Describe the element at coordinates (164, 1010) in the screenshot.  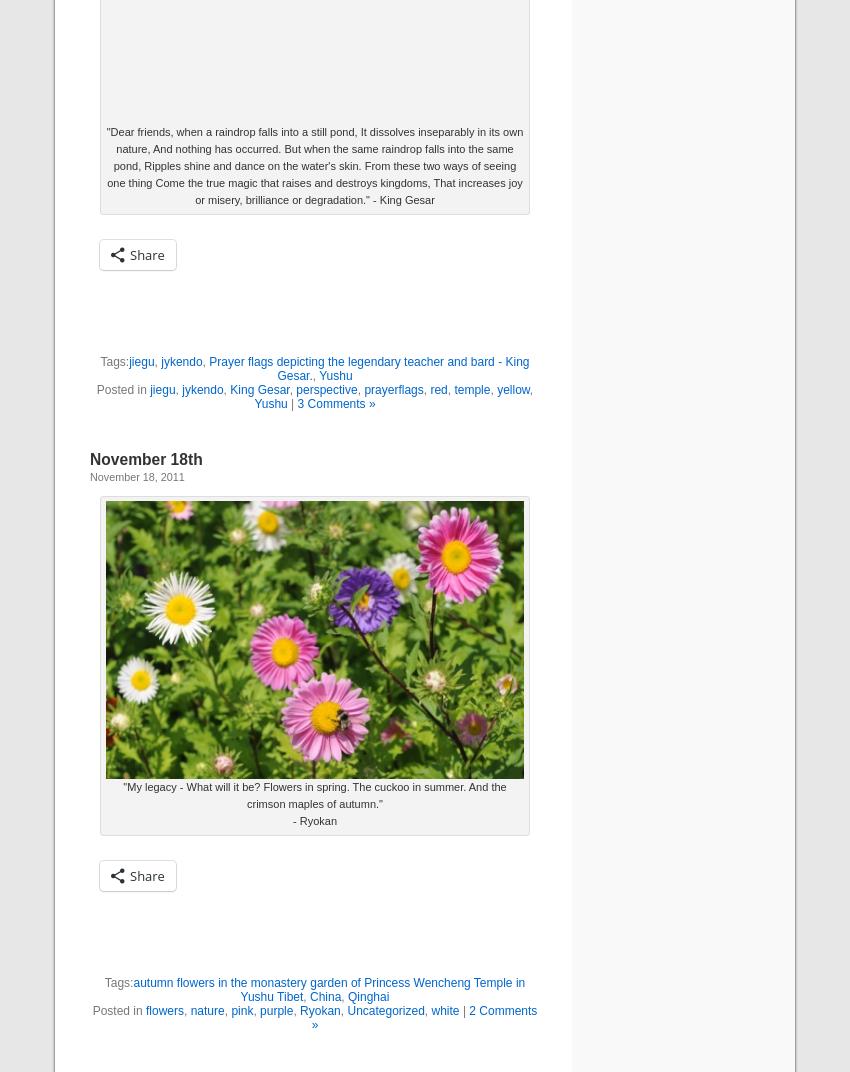
I see `'flowers'` at that location.